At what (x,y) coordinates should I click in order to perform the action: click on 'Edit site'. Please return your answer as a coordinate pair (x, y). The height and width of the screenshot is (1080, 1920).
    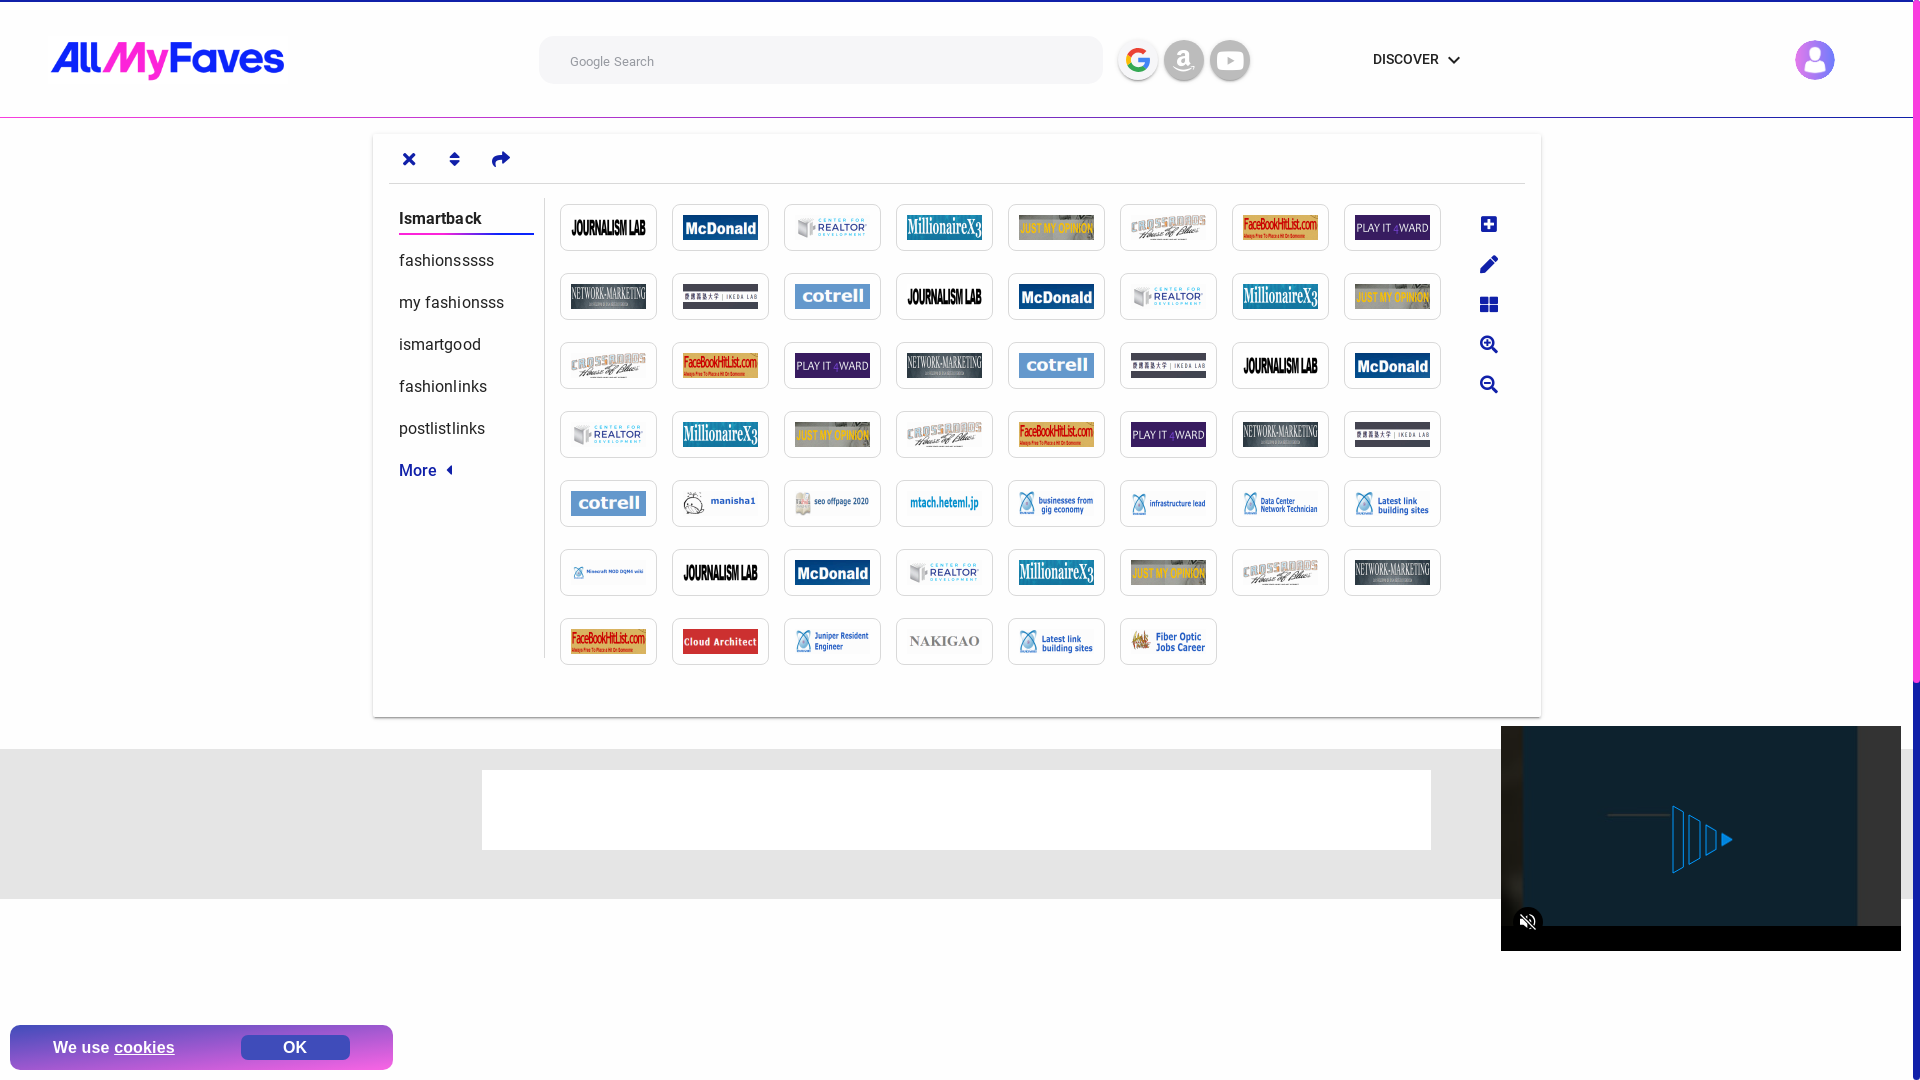
    Looking at the image, I should click on (1488, 262).